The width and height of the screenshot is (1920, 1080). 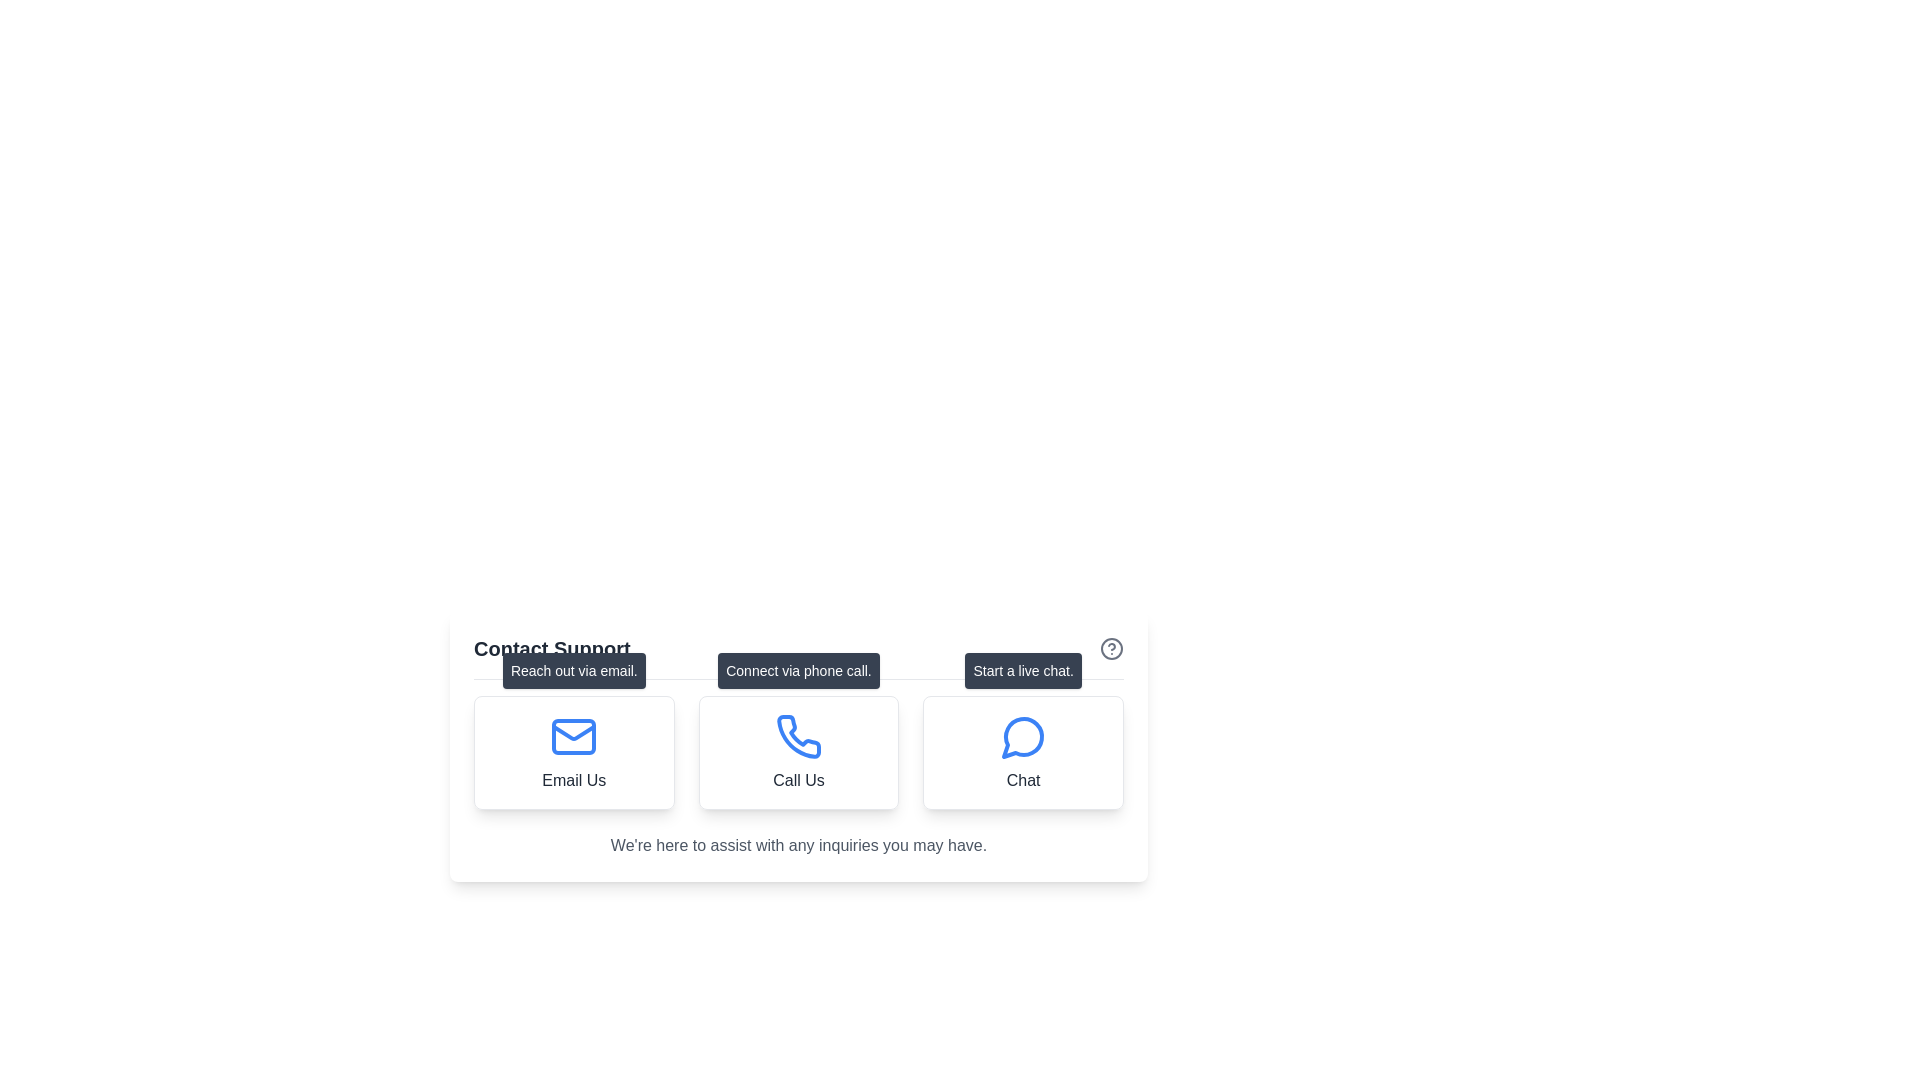 What do you see at coordinates (573, 671) in the screenshot?
I see `tooltip text box that appears above the 'Email Us' button, which contains the message 'Reach out via email.'` at bounding box center [573, 671].